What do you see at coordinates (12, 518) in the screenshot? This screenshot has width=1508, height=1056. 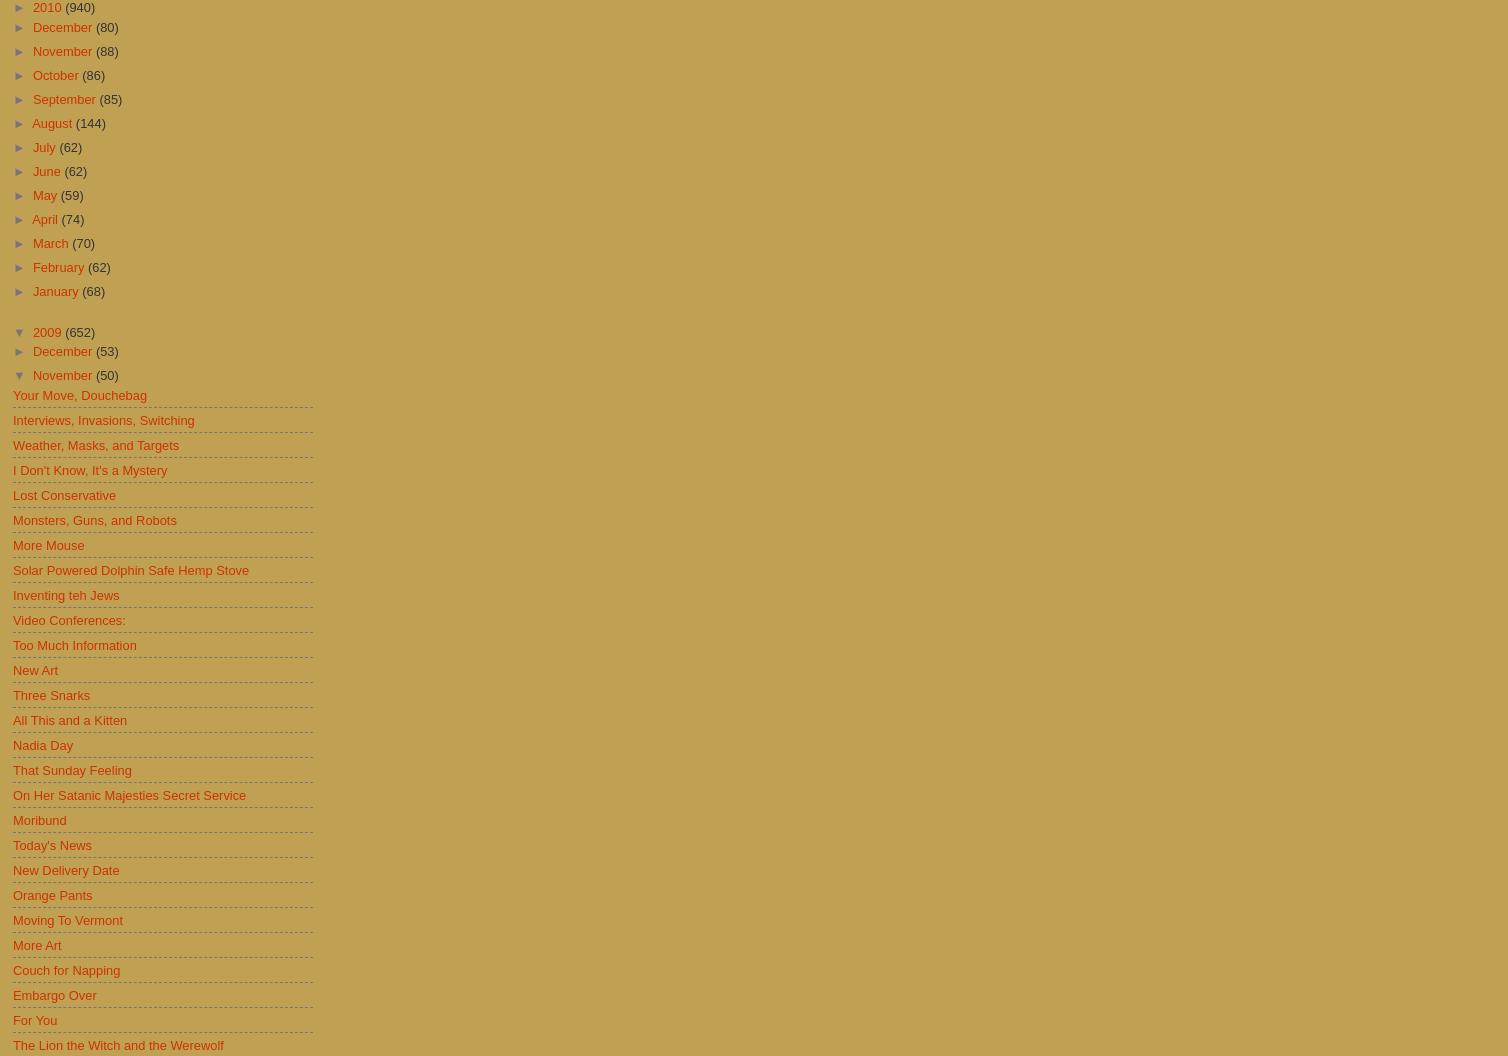 I see `'Monsters, Guns, and Robots'` at bounding box center [12, 518].